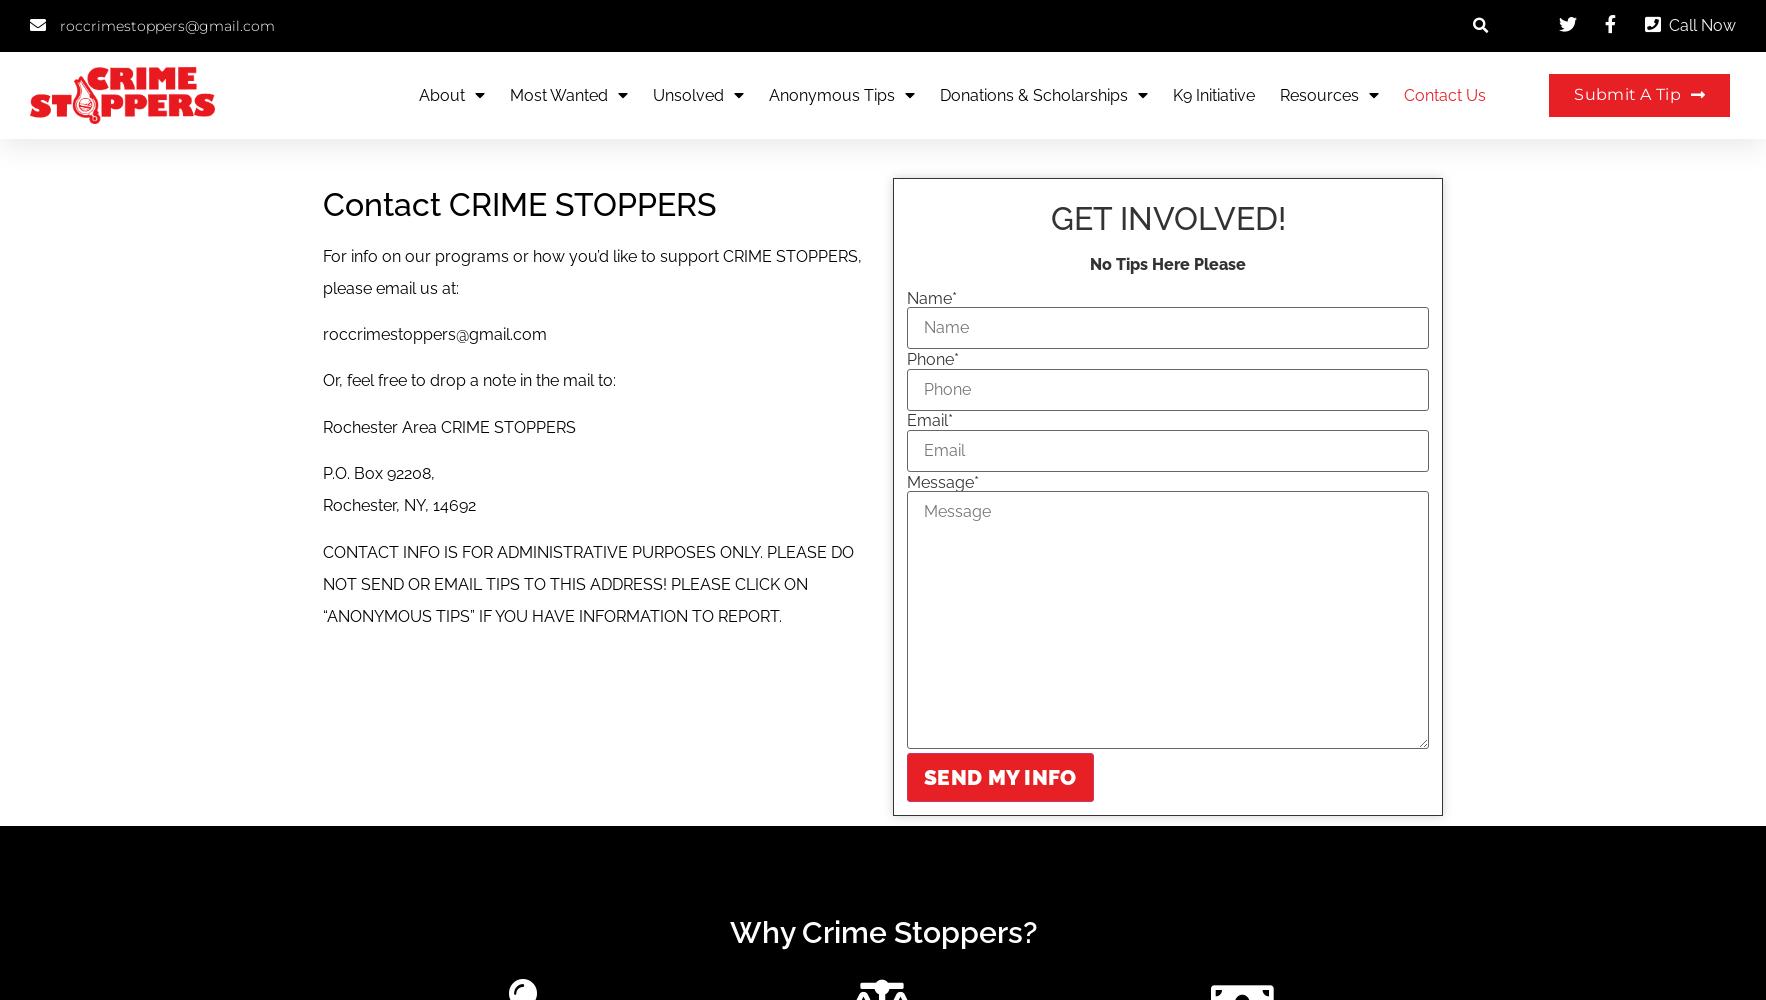 The image size is (1766, 1000). Describe the element at coordinates (592, 271) in the screenshot. I see `'For info on our programs or how you’d like to support CRIME STOPPERS, please email us at:'` at that location.